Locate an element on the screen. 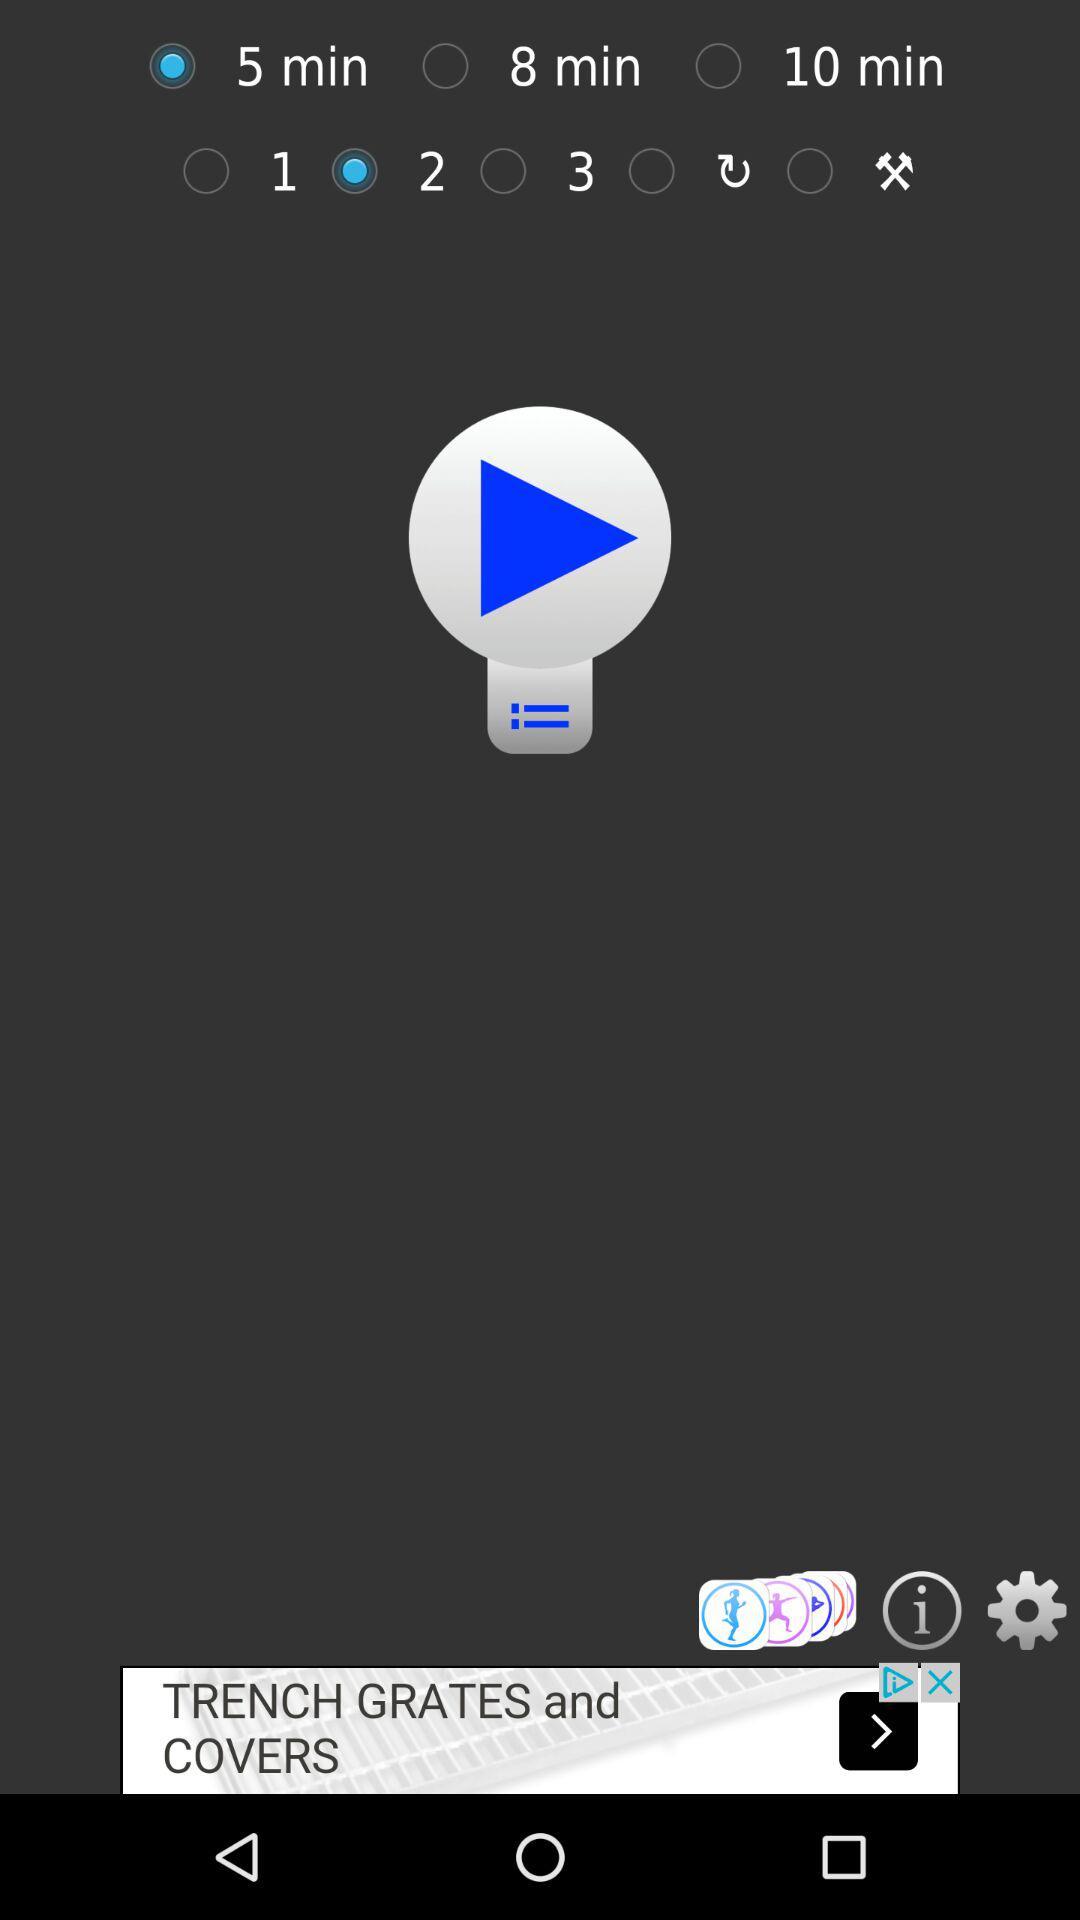 This screenshot has height=1920, width=1080. play is located at coordinates (540, 537).